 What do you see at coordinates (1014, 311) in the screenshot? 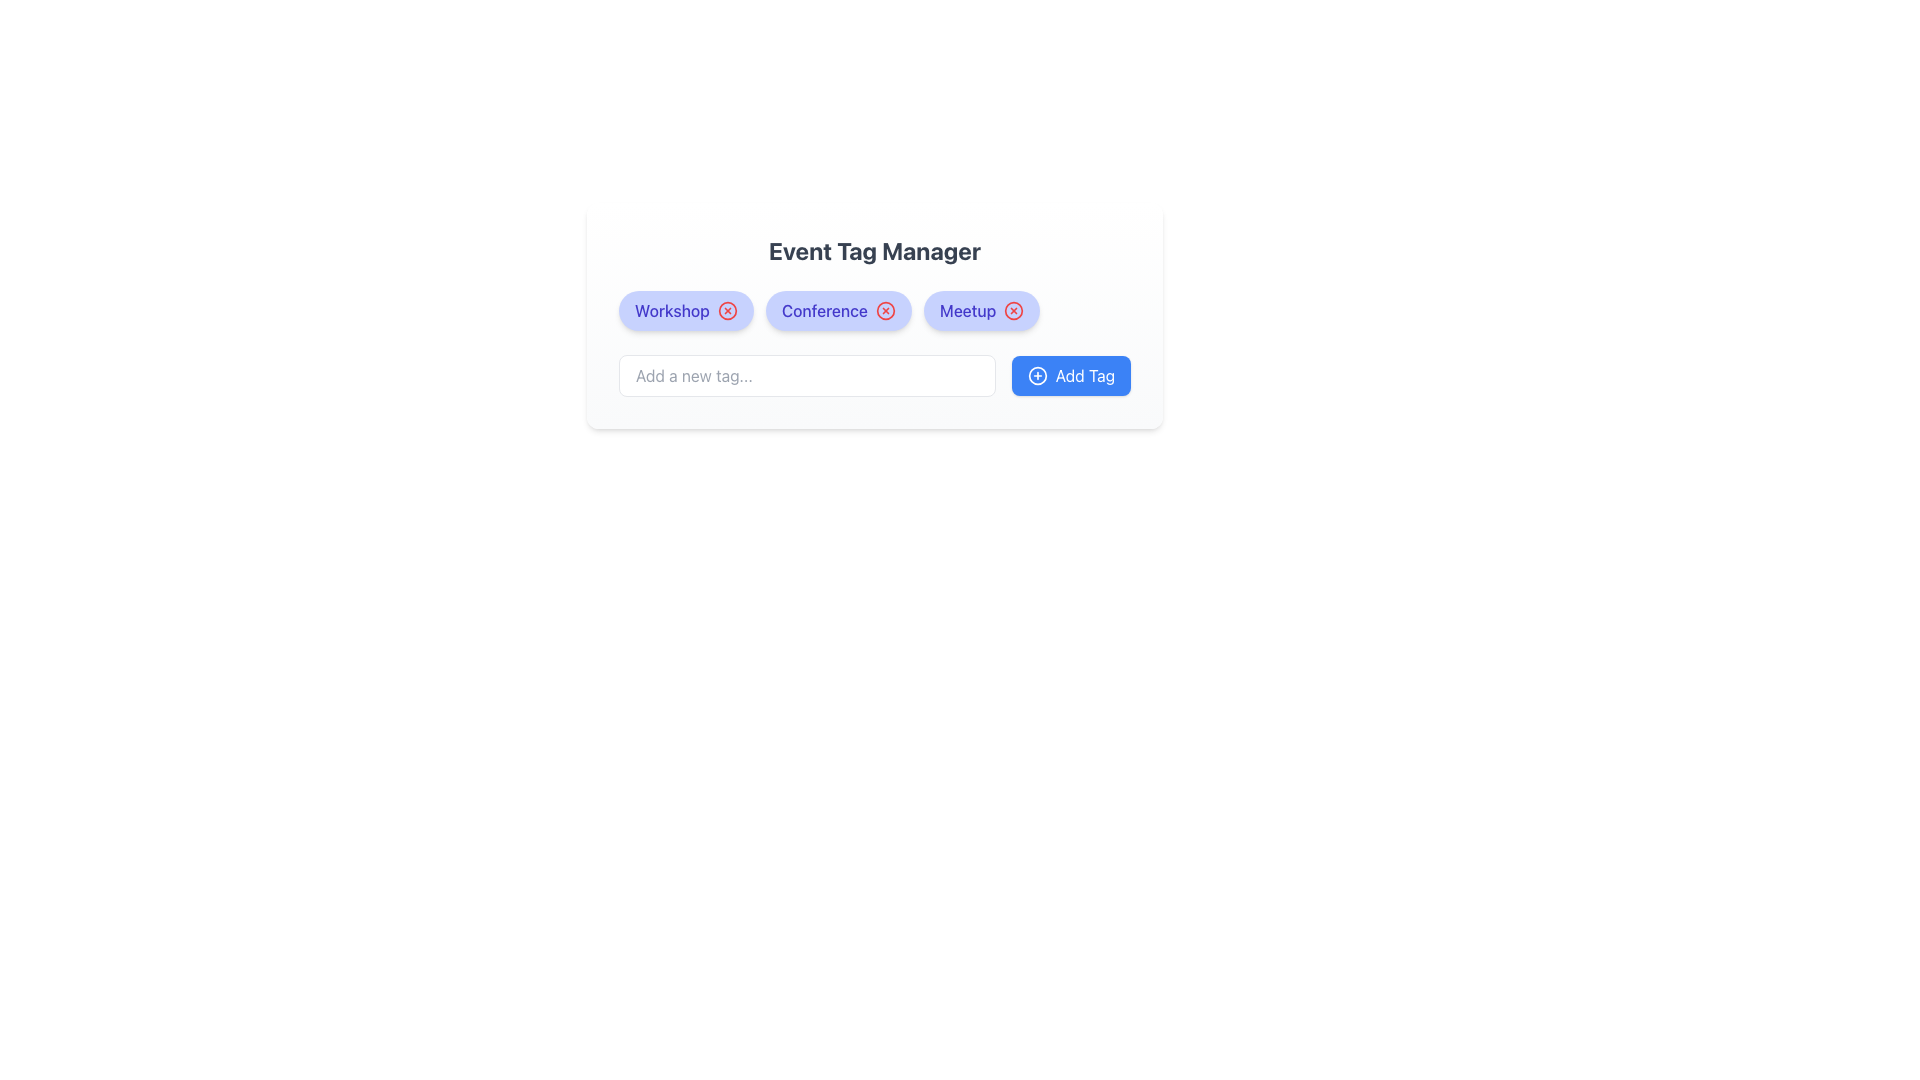
I see `the close or delete button icon for the 'Meetup' tag` at bounding box center [1014, 311].